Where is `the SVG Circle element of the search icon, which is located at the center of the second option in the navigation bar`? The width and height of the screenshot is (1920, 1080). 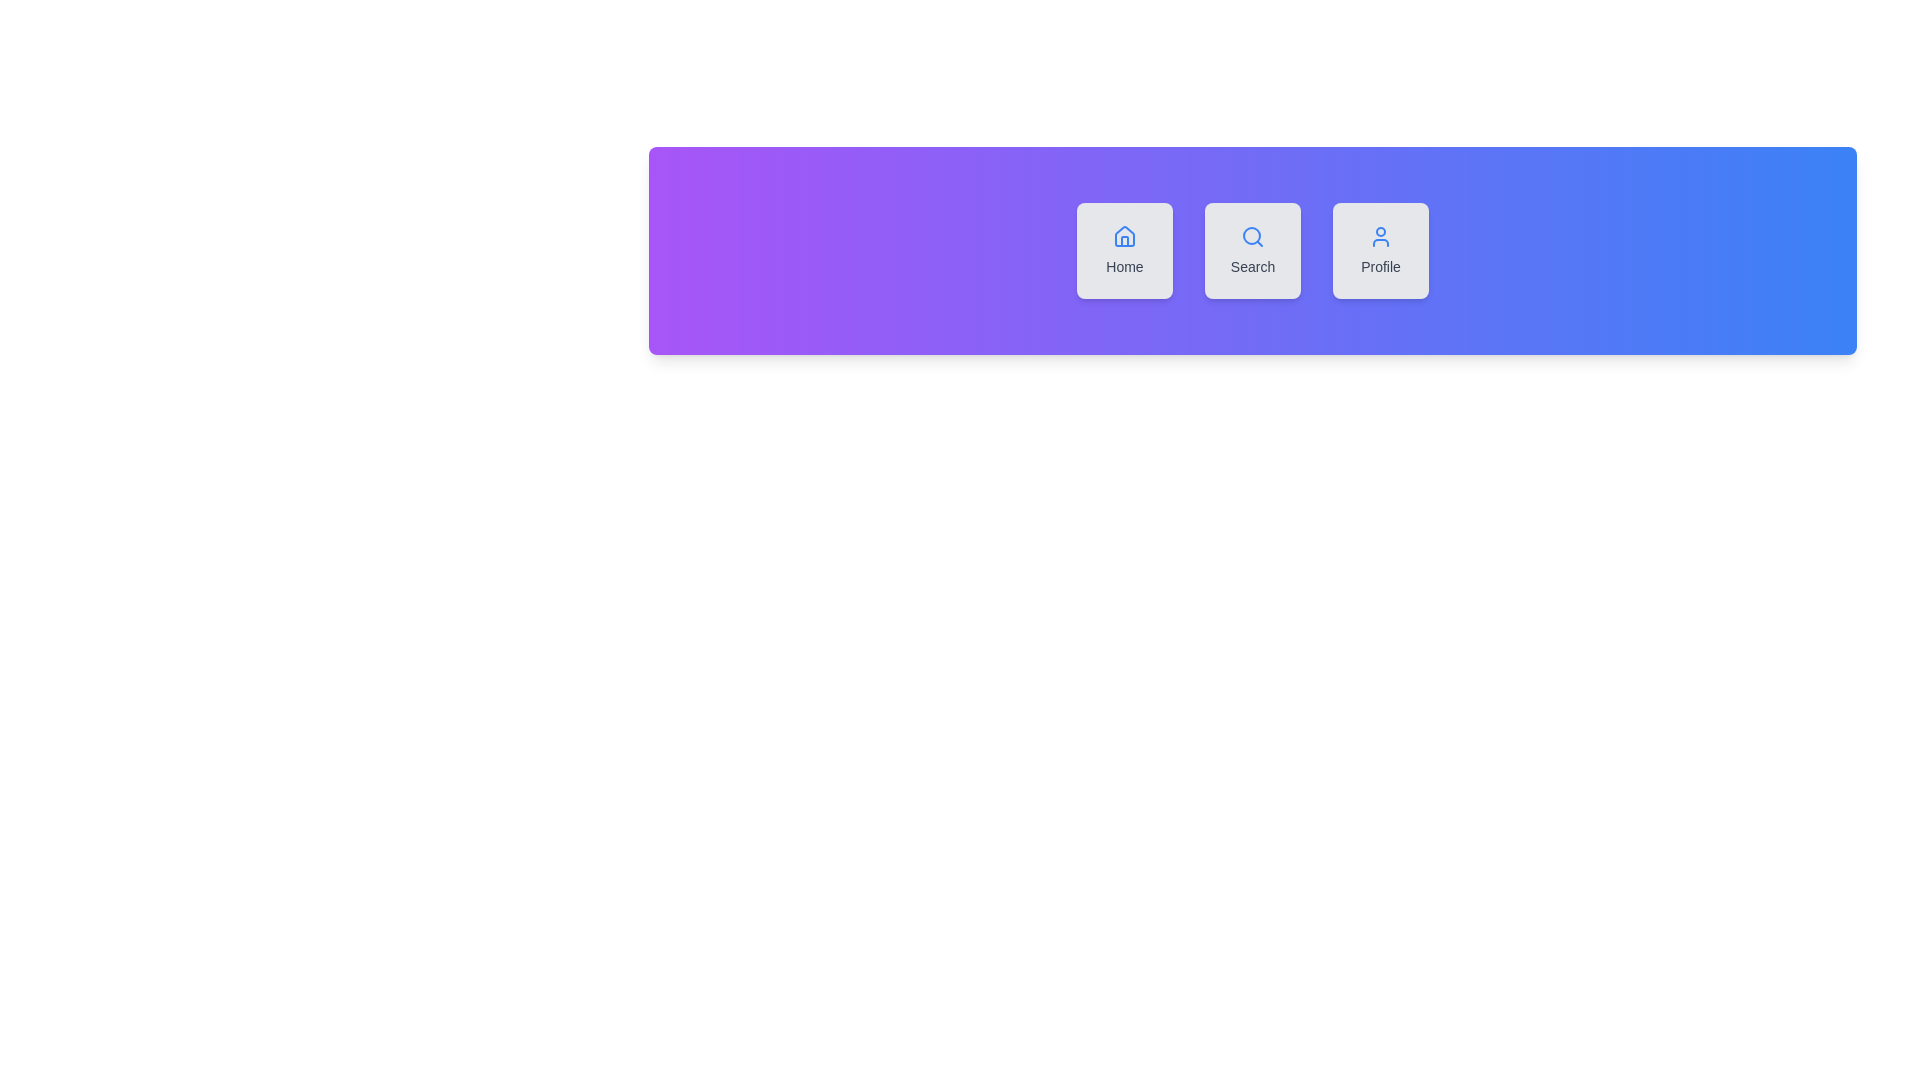 the SVG Circle element of the search icon, which is located at the center of the second option in the navigation bar is located at coordinates (1251, 234).